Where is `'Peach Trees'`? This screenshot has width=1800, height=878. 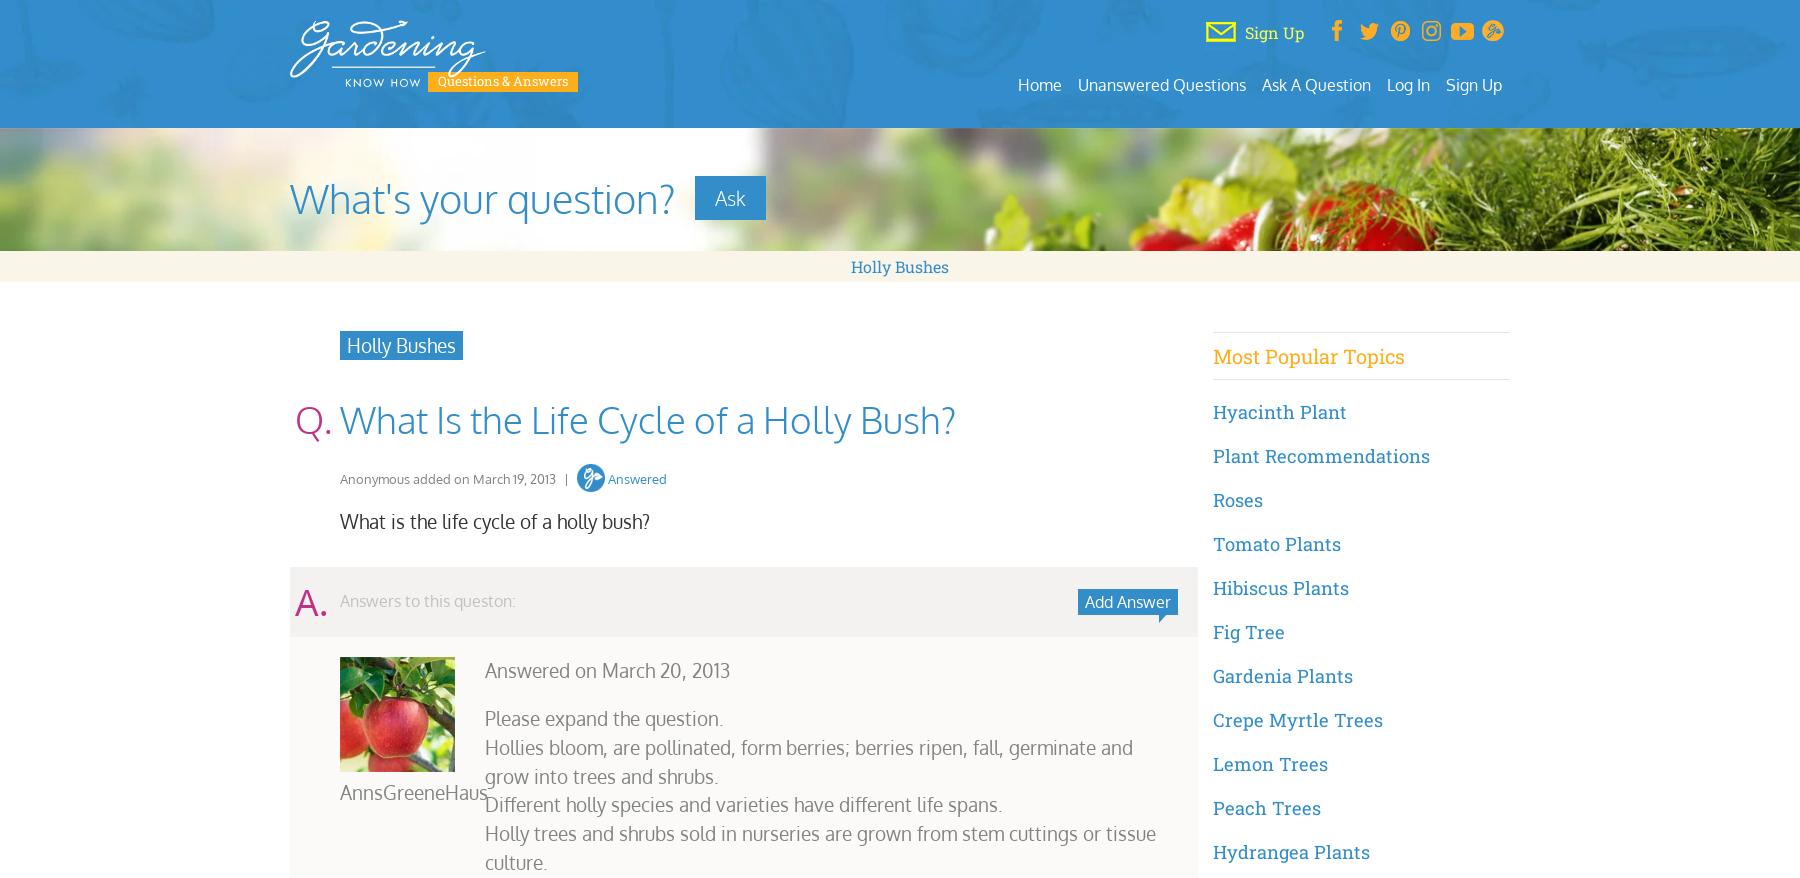
'Peach Trees' is located at coordinates (1210, 805).